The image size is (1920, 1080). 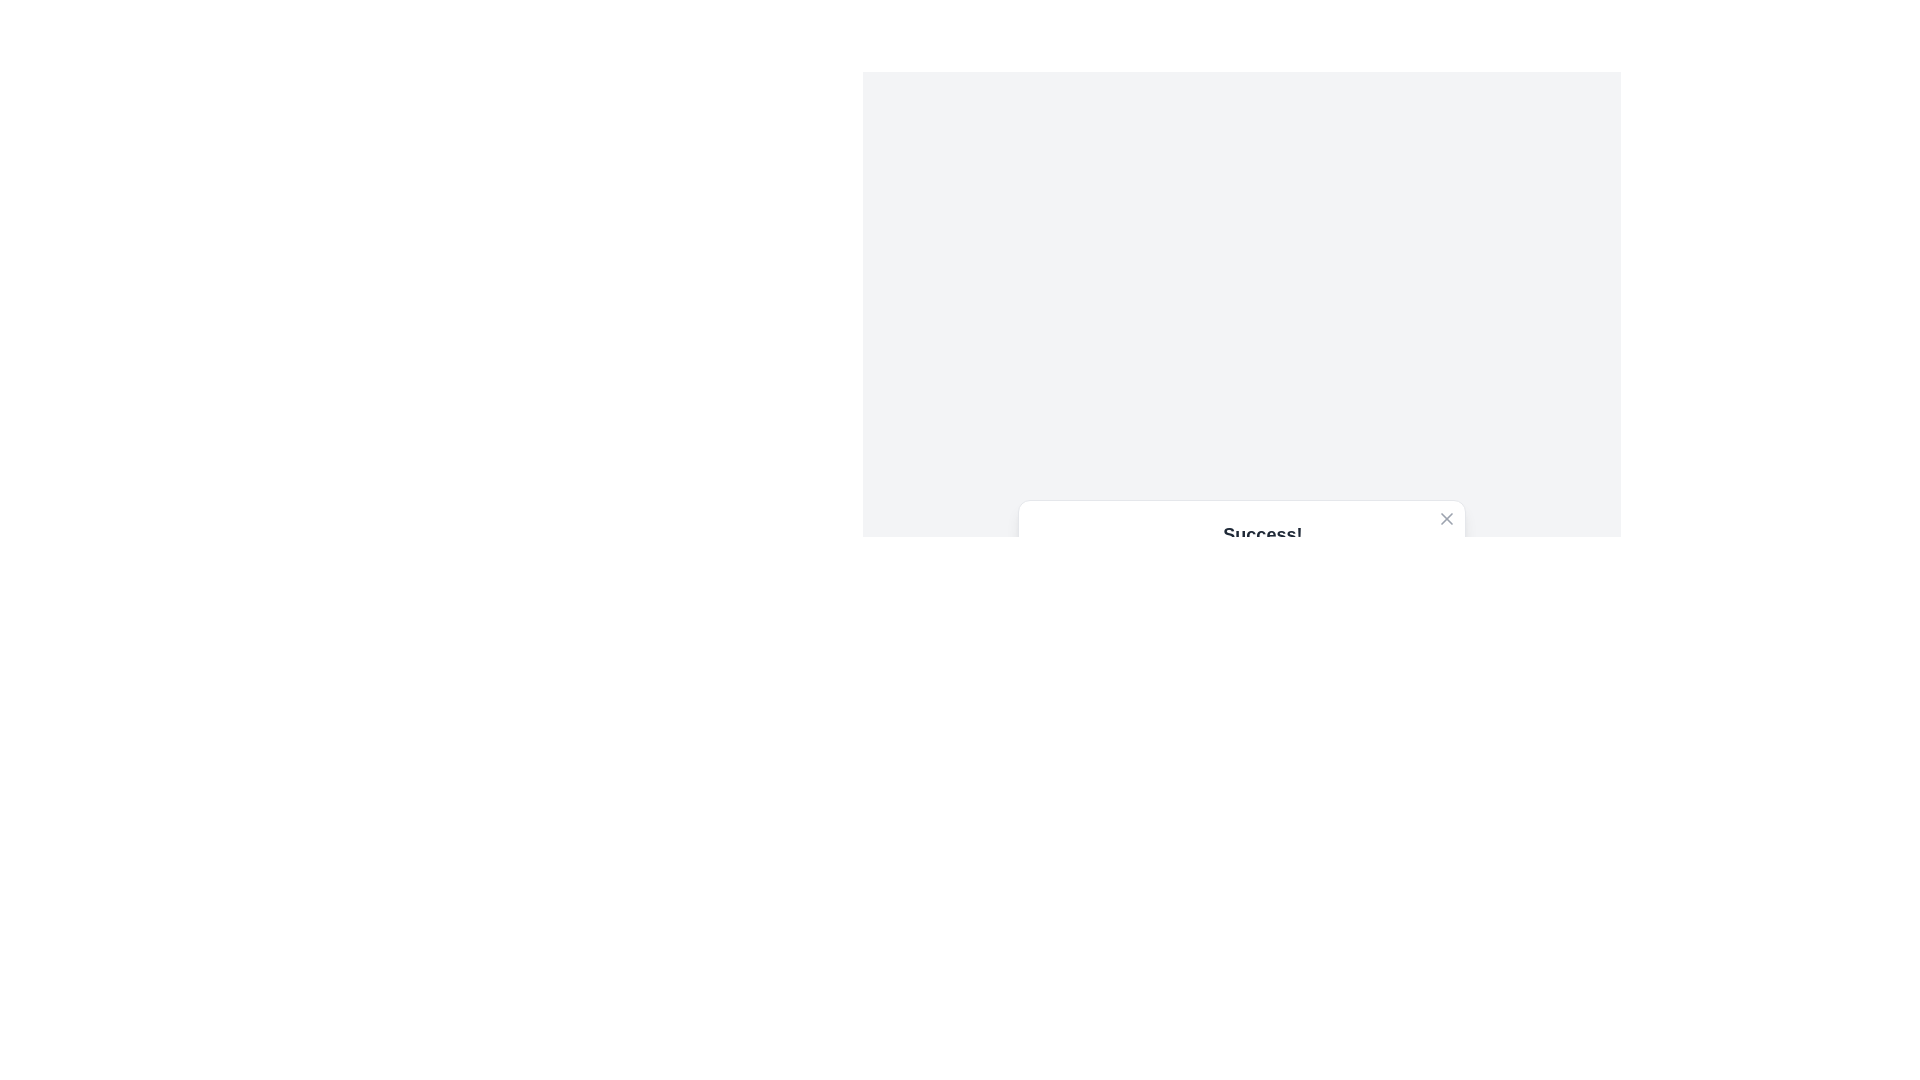 I want to click on the 'Dismiss' button to close the alert, so click(x=1402, y=681).